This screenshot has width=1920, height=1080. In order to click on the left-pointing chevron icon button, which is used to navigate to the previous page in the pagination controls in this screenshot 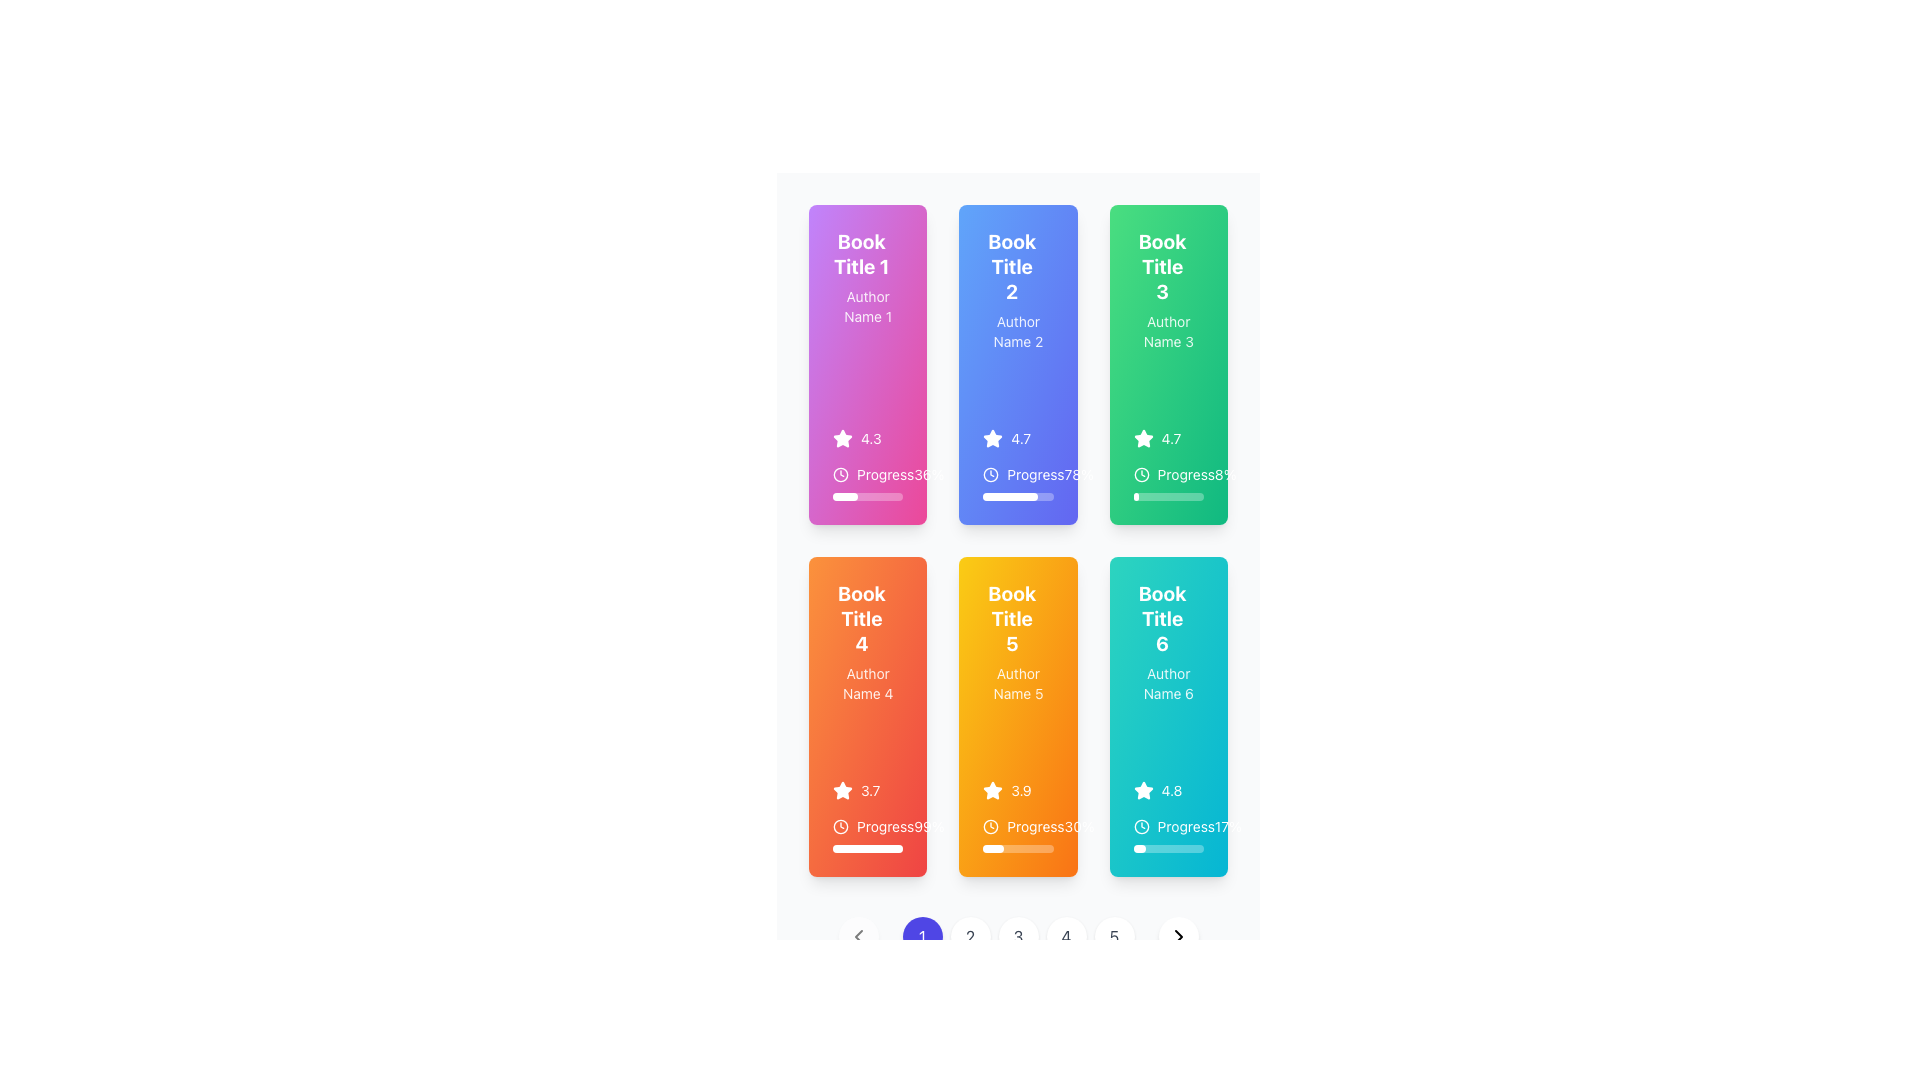, I will do `click(858, 937)`.